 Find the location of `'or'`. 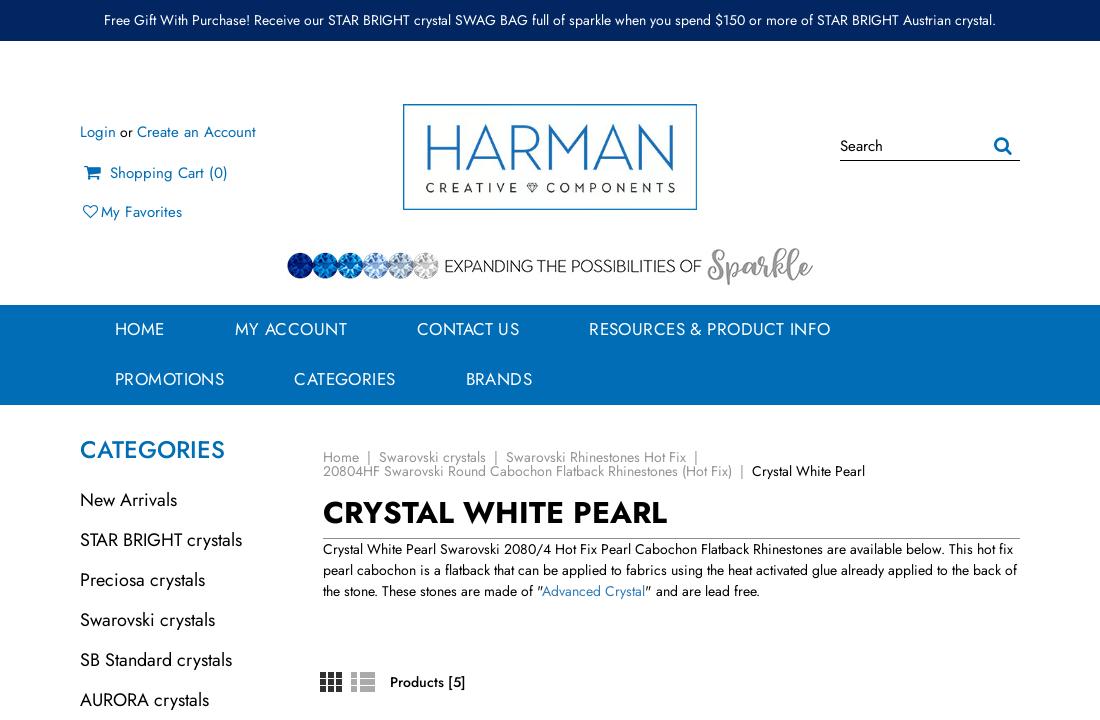

'or' is located at coordinates (126, 131).